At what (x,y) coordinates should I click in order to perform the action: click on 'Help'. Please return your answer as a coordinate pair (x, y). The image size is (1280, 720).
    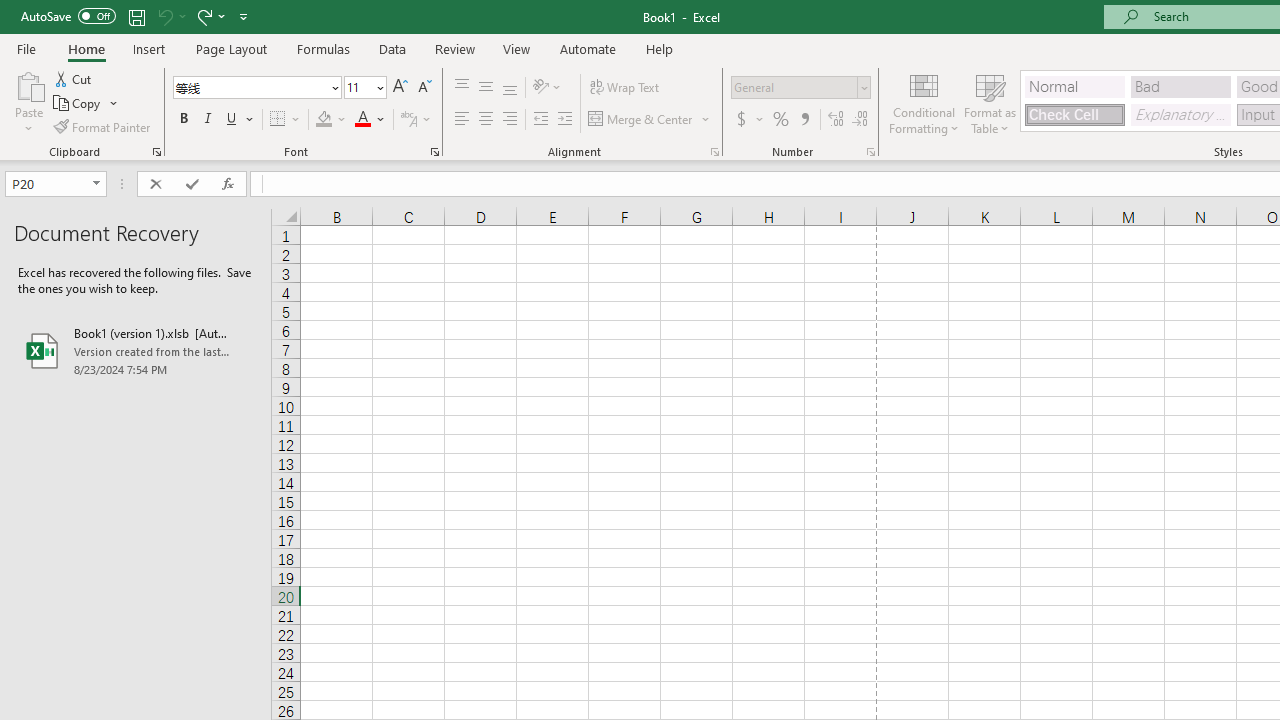
    Looking at the image, I should click on (660, 48).